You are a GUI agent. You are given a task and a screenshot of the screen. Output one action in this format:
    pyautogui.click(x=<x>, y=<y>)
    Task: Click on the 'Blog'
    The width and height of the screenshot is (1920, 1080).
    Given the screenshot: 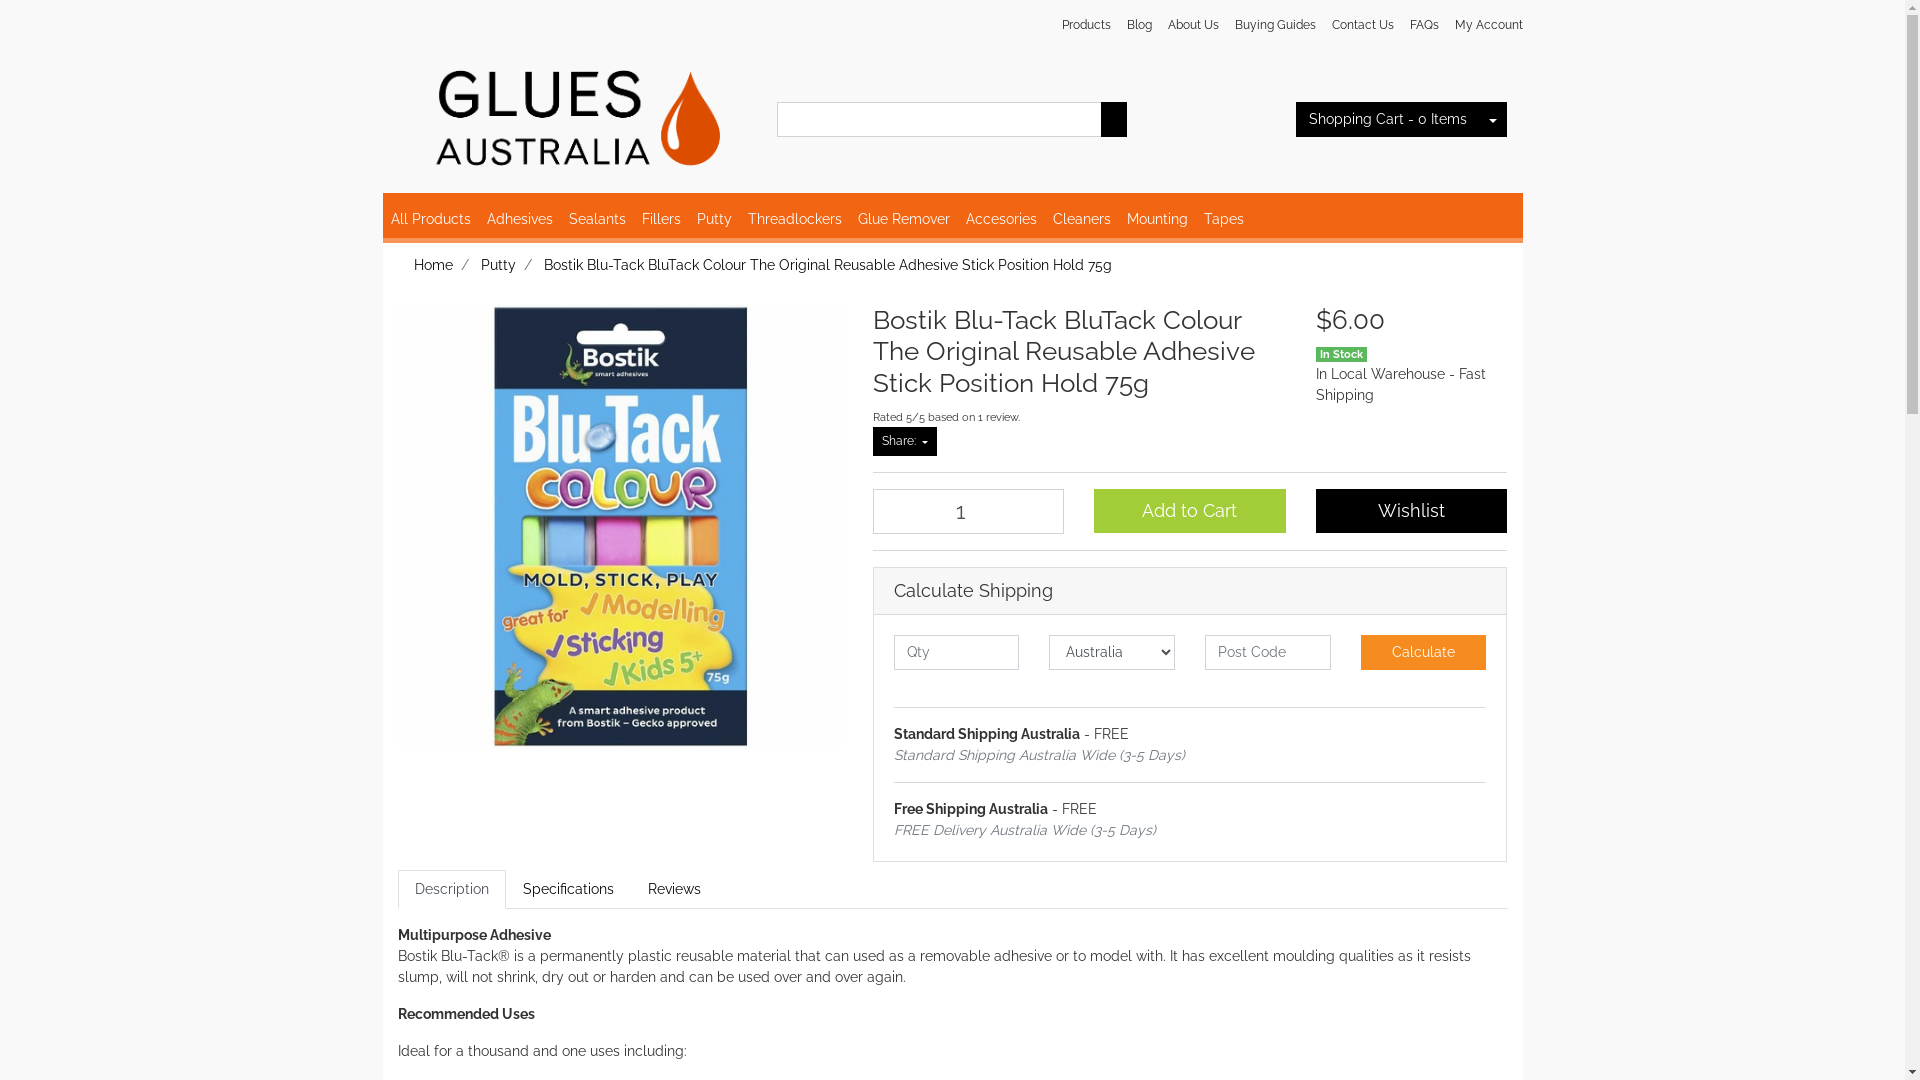 What is the action you would take?
    pyautogui.click(x=1138, y=24)
    